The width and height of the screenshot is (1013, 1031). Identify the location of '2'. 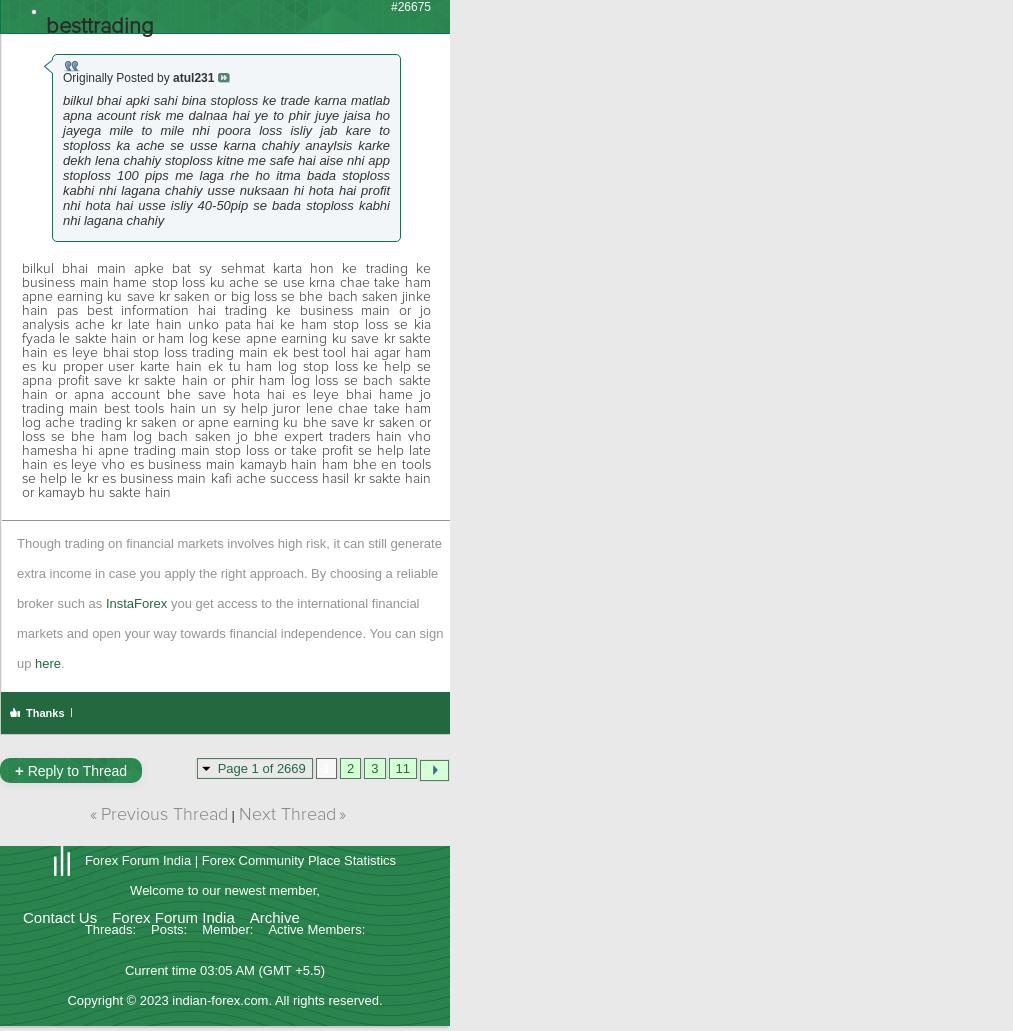
(350, 767).